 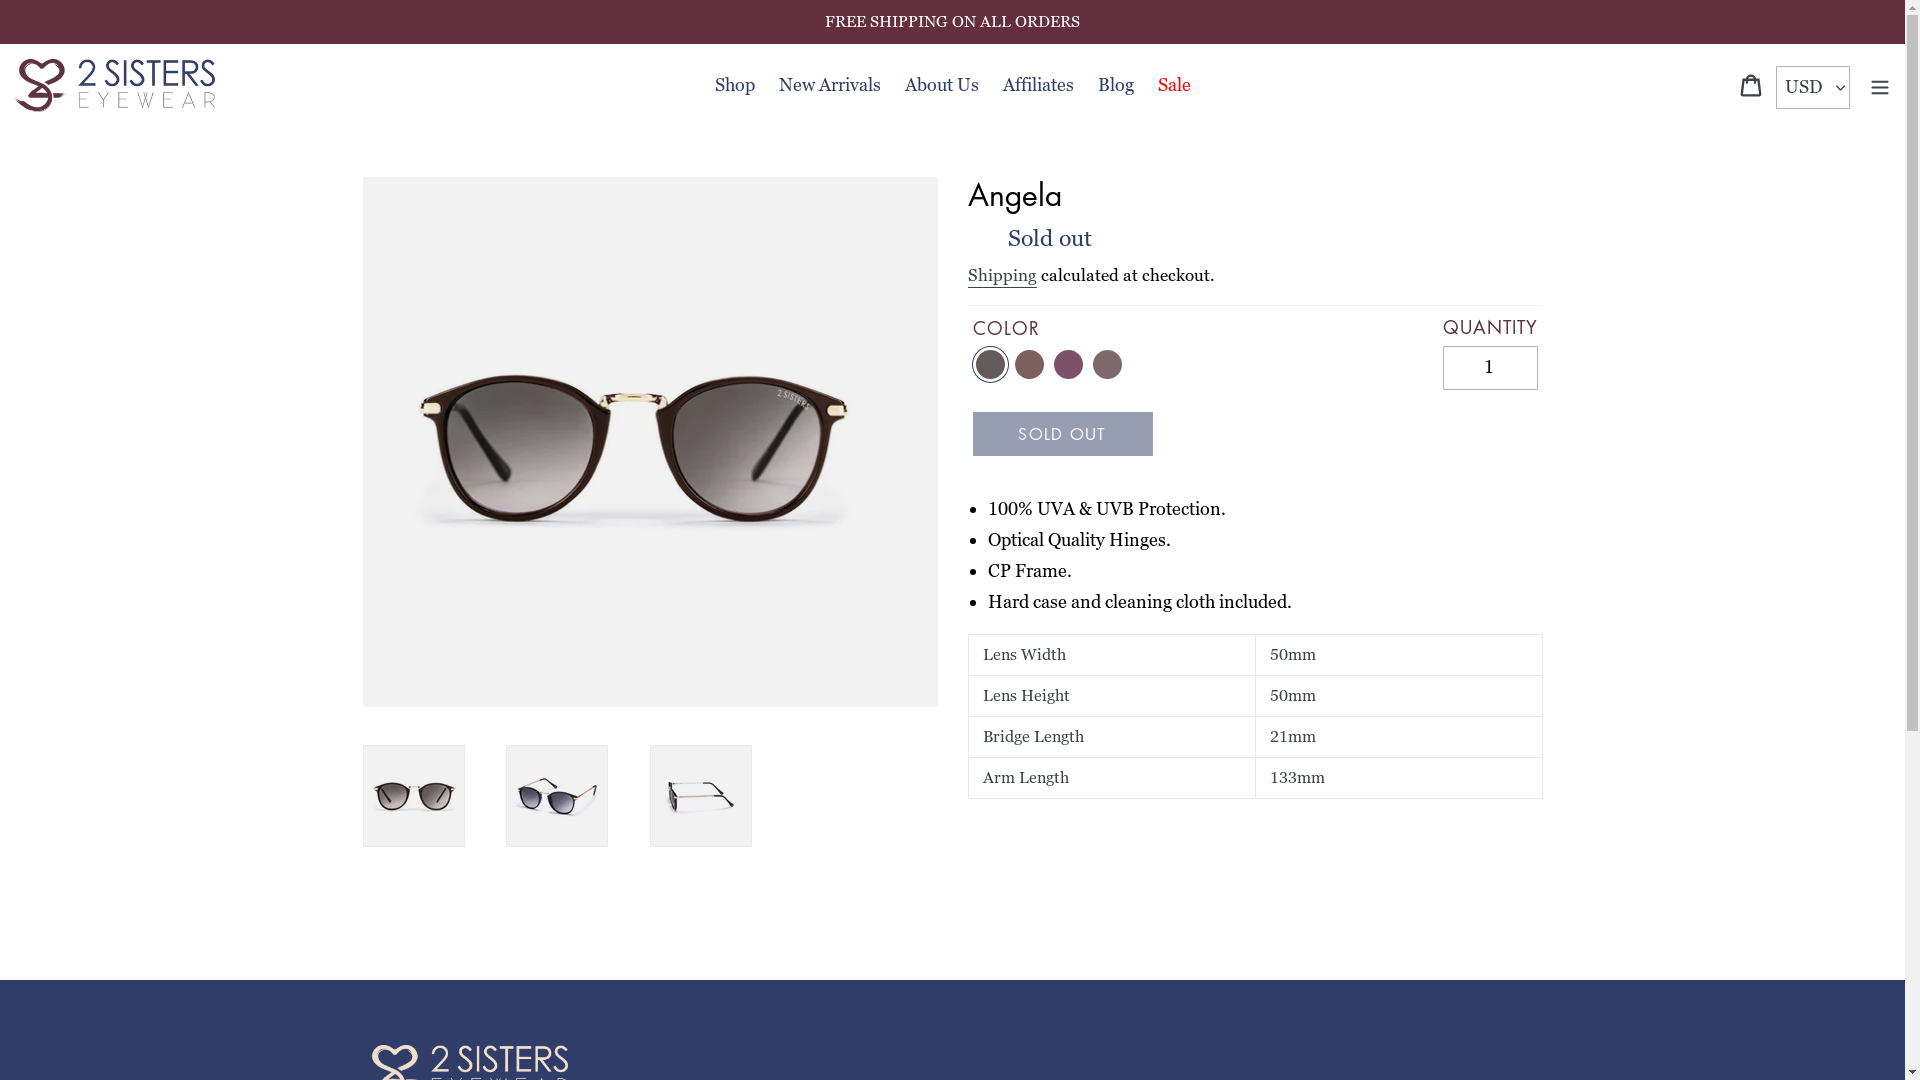 I want to click on 'SOLD OUT', so click(x=1060, y=433).